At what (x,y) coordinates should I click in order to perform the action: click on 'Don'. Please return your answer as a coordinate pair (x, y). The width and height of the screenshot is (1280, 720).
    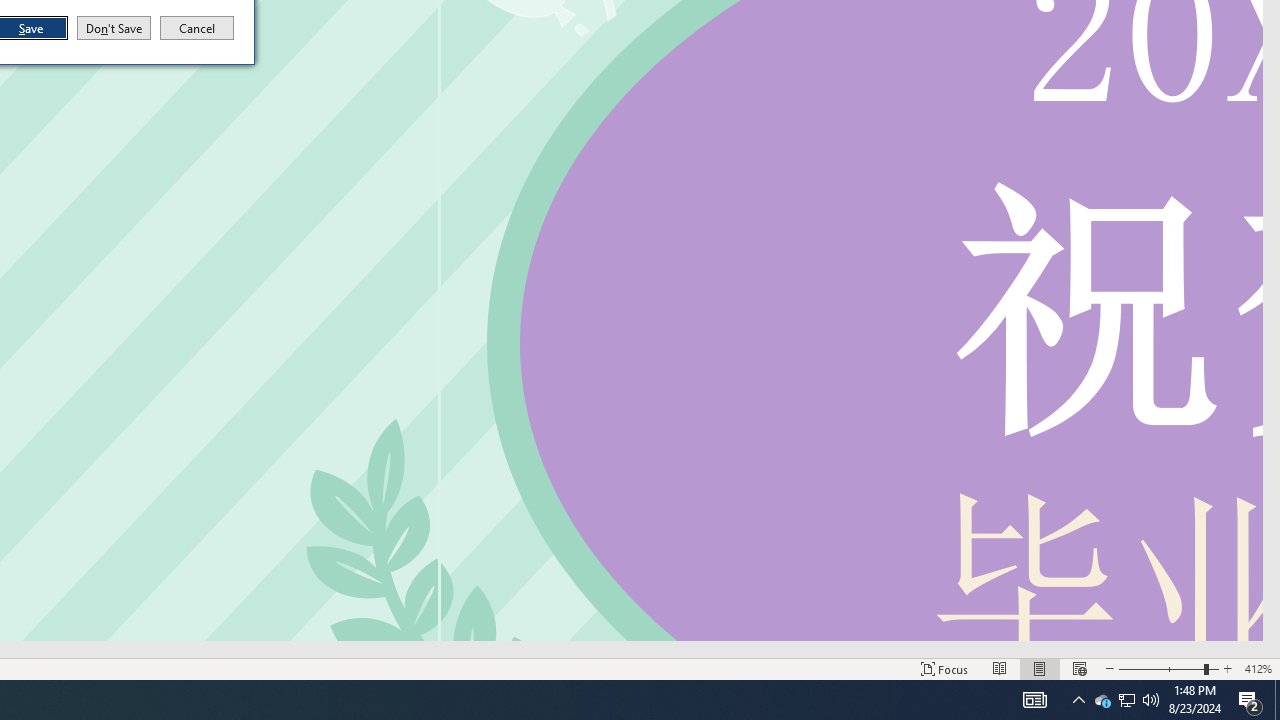
    Looking at the image, I should click on (112, 28).